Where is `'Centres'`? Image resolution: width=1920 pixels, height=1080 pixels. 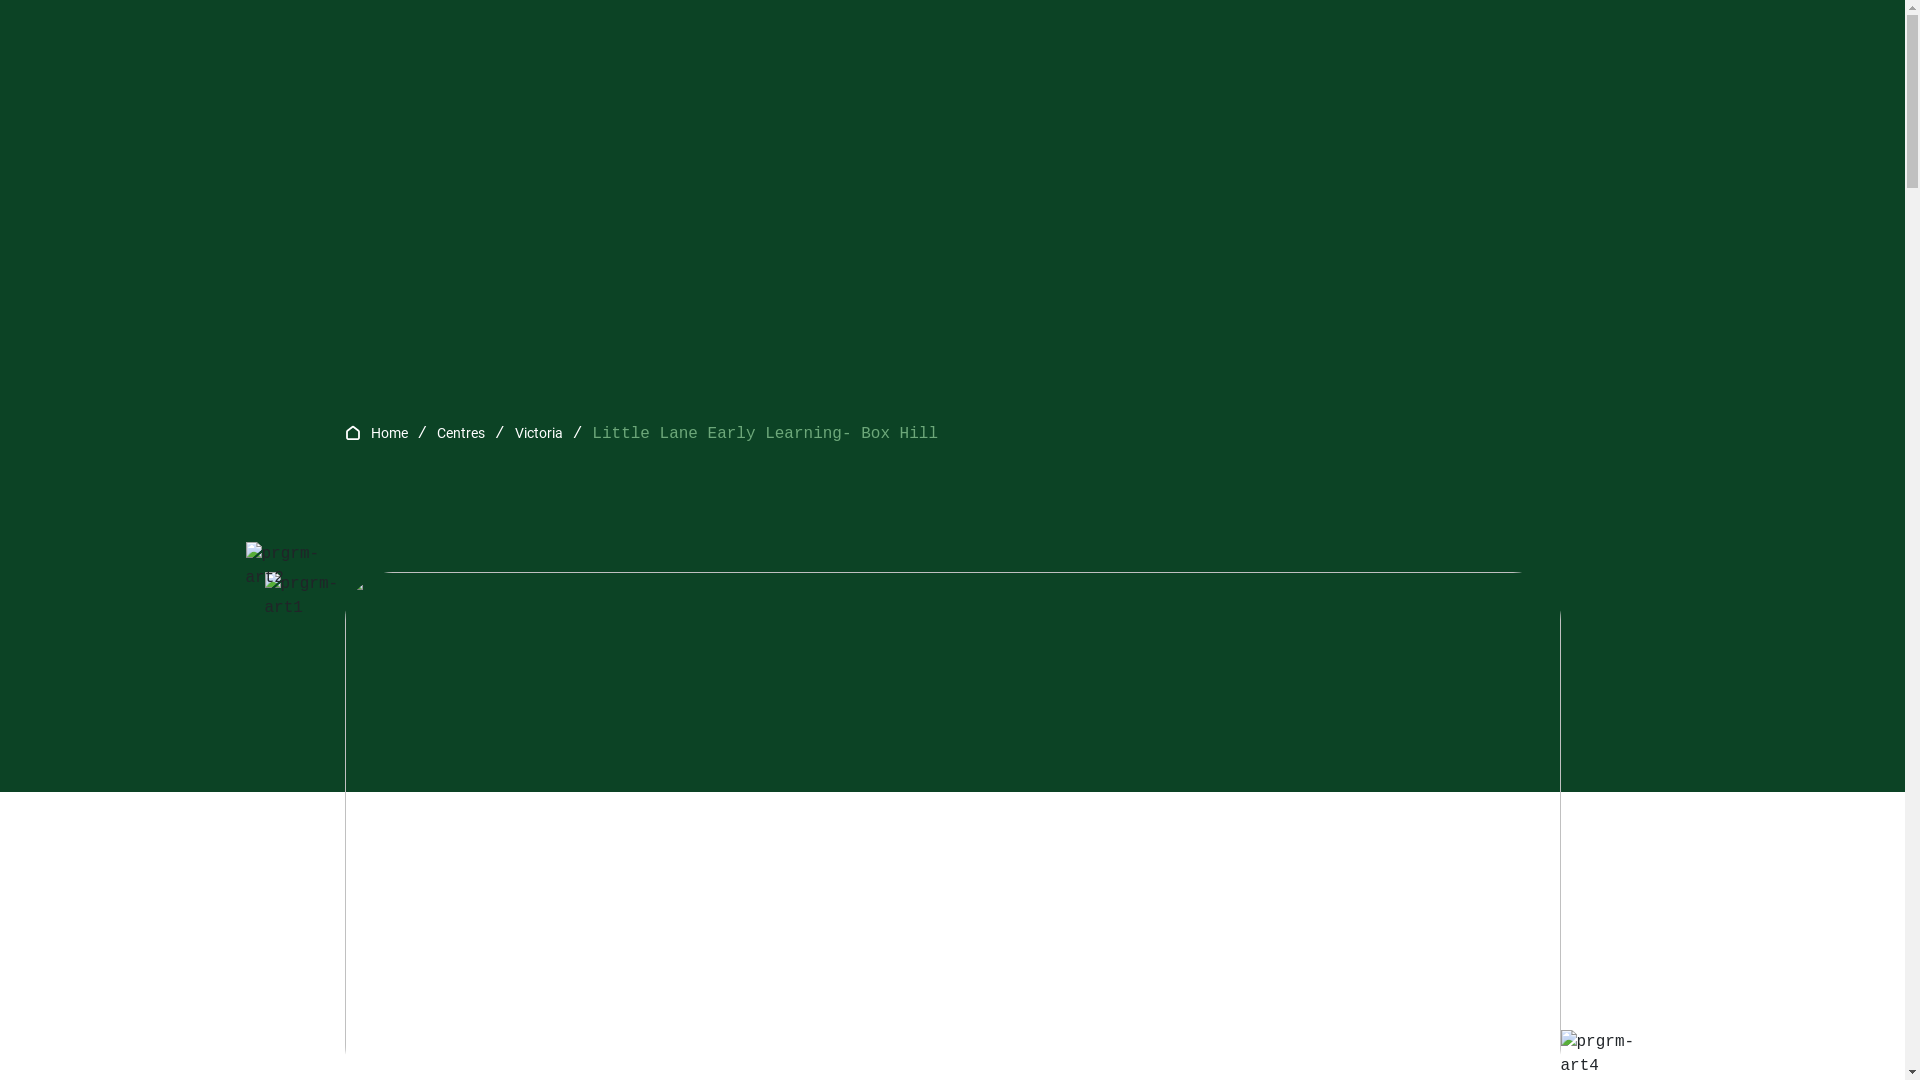 'Centres' is located at coordinates (459, 431).